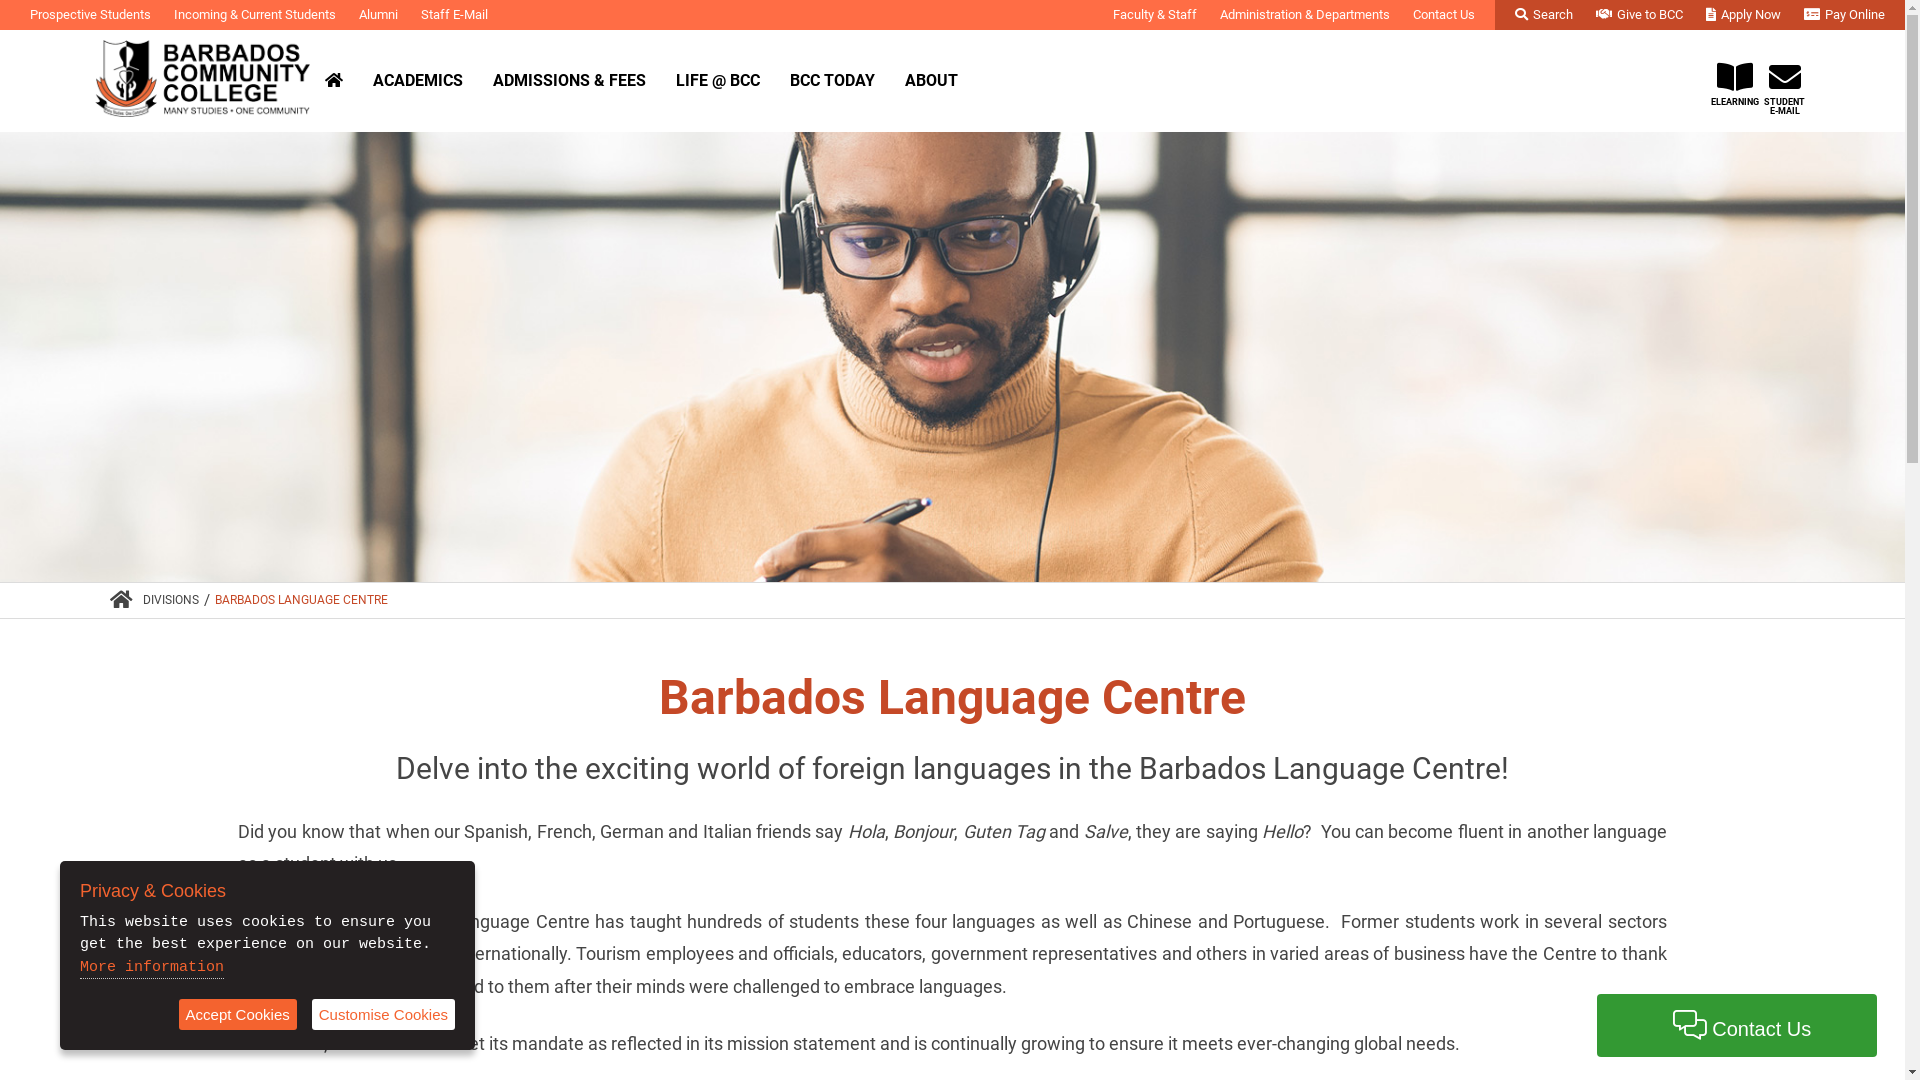 The image size is (1920, 1080). What do you see at coordinates (1639, 14) in the screenshot?
I see `'Give to BCC'` at bounding box center [1639, 14].